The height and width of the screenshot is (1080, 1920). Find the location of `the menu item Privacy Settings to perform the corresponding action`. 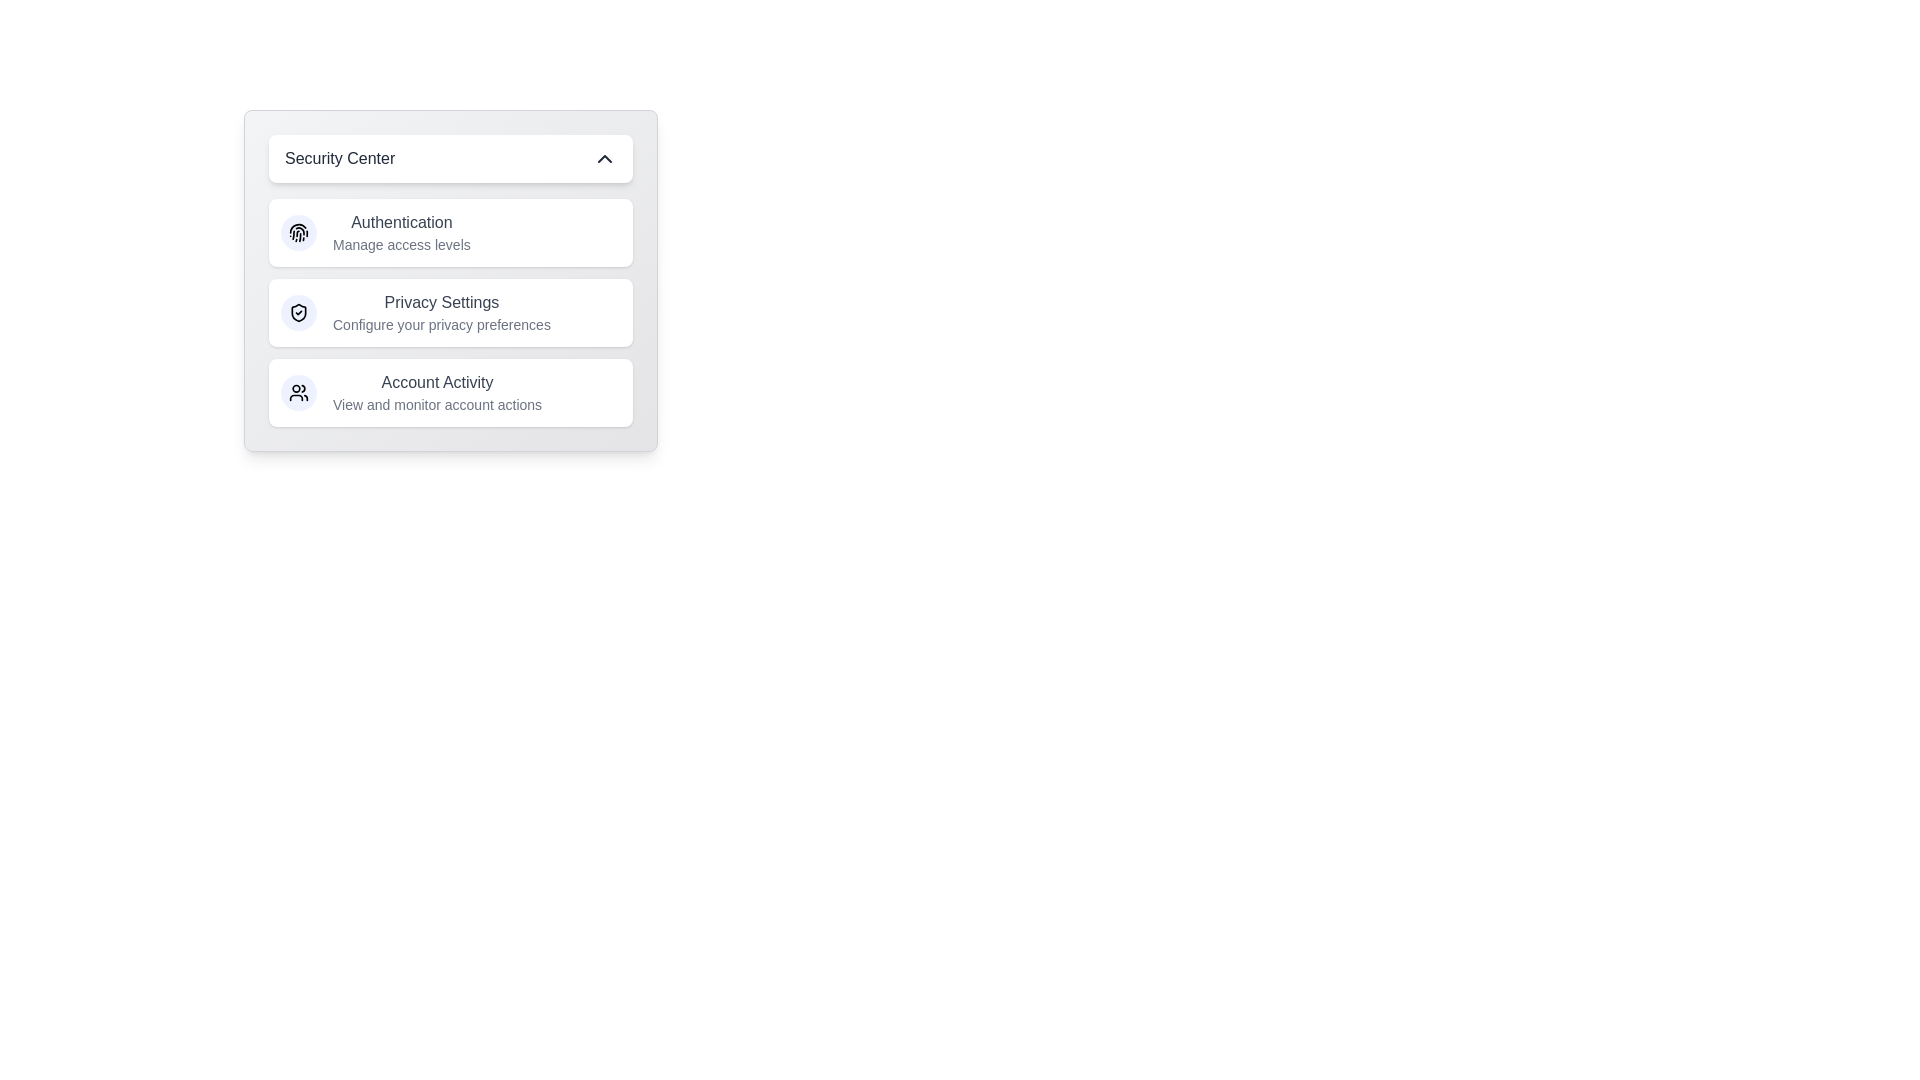

the menu item Privacy Settings to perform the corresponding action is located at coordinates (450, 312).